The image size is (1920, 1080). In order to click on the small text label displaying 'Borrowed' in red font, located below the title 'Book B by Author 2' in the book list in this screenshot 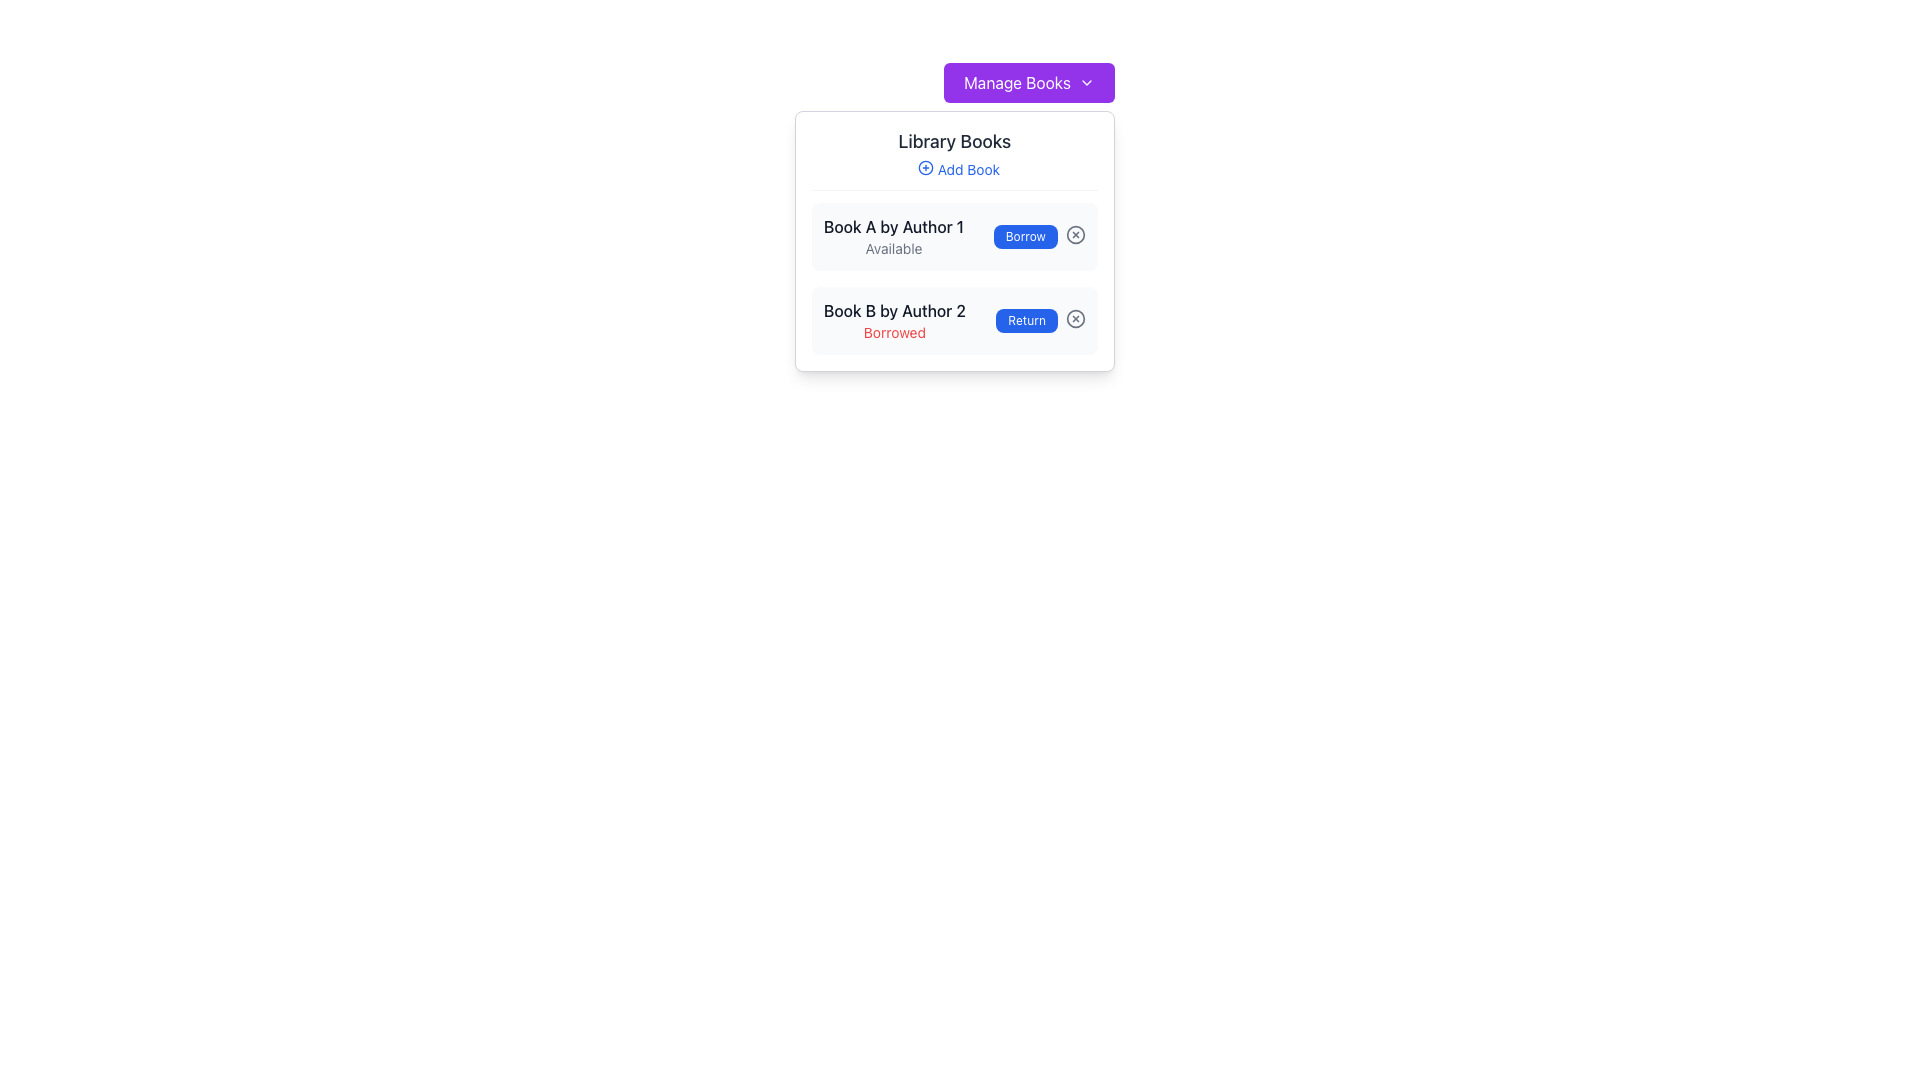, I will do `click(893, 331)`.